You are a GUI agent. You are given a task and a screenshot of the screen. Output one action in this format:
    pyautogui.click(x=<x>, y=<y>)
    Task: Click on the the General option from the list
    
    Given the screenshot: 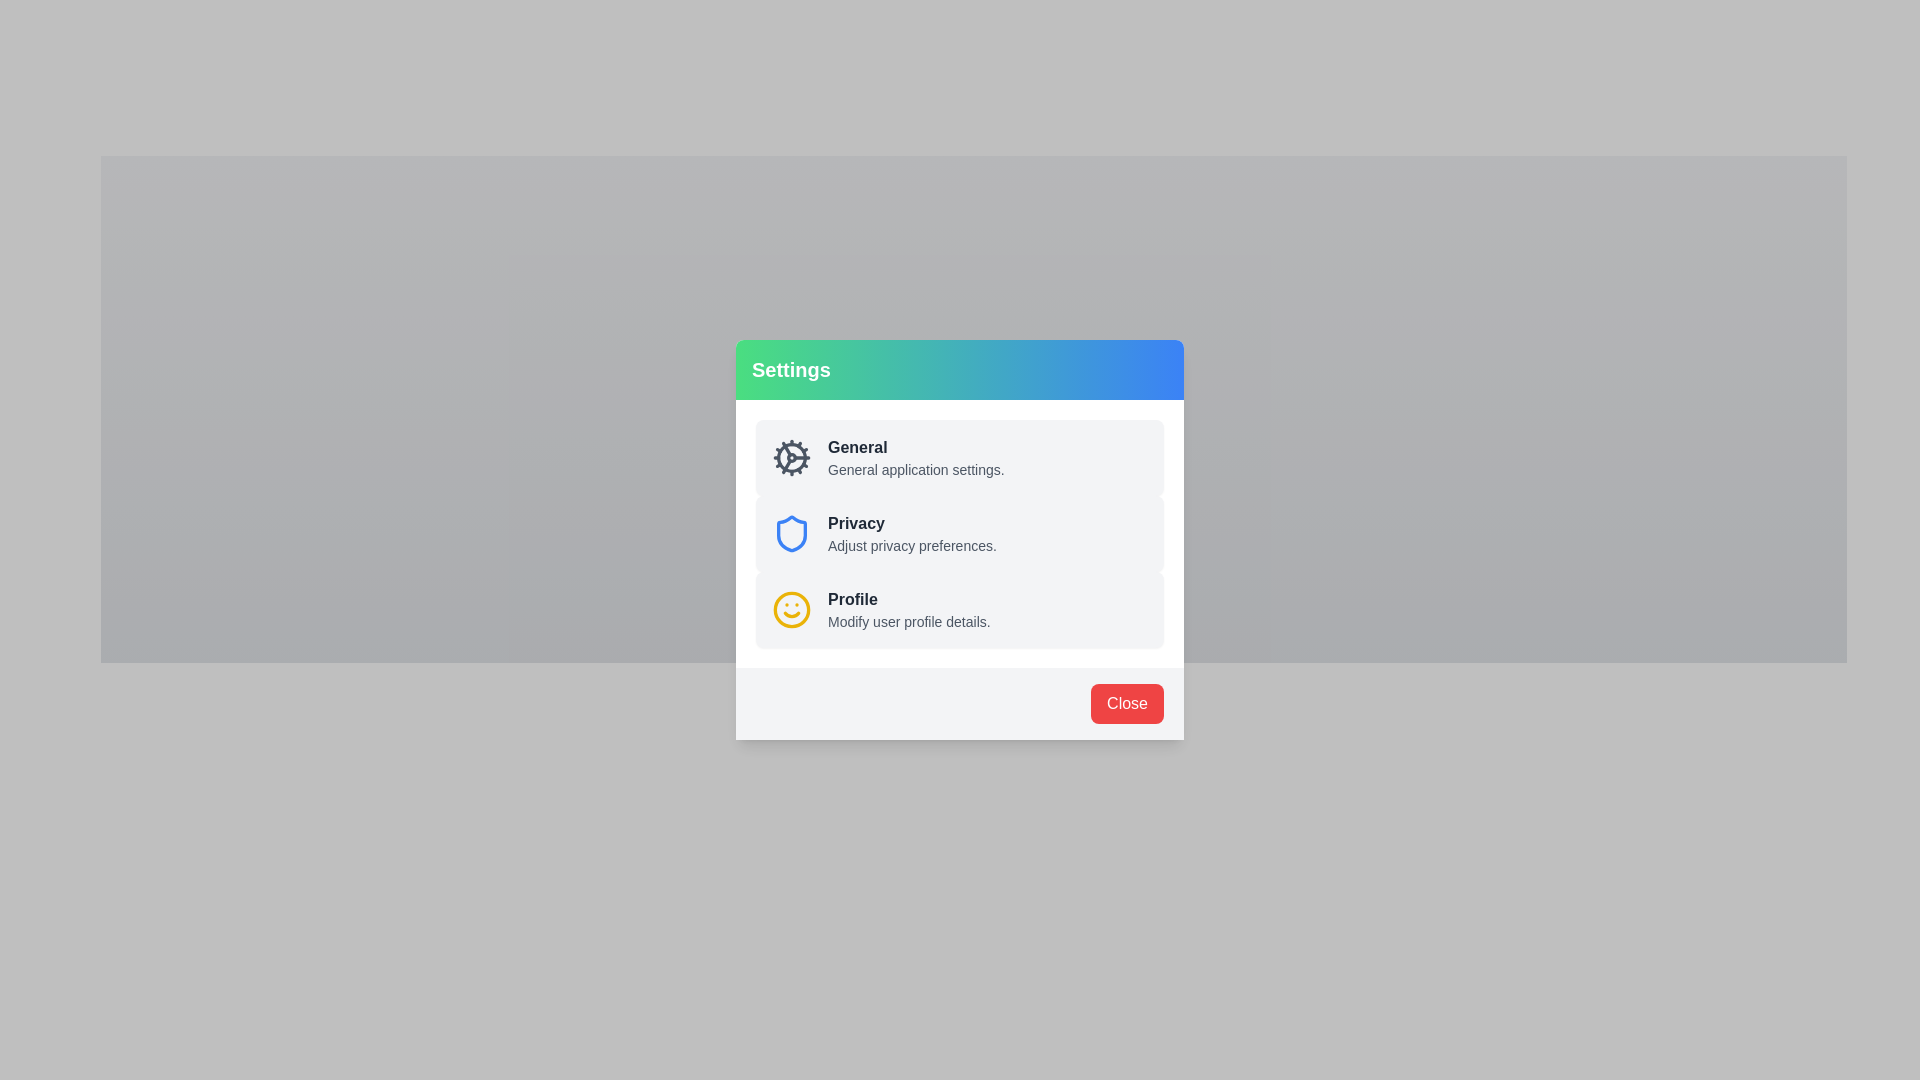 What is the action you would take?
    pyautogui.click(x=974, y=300)
    